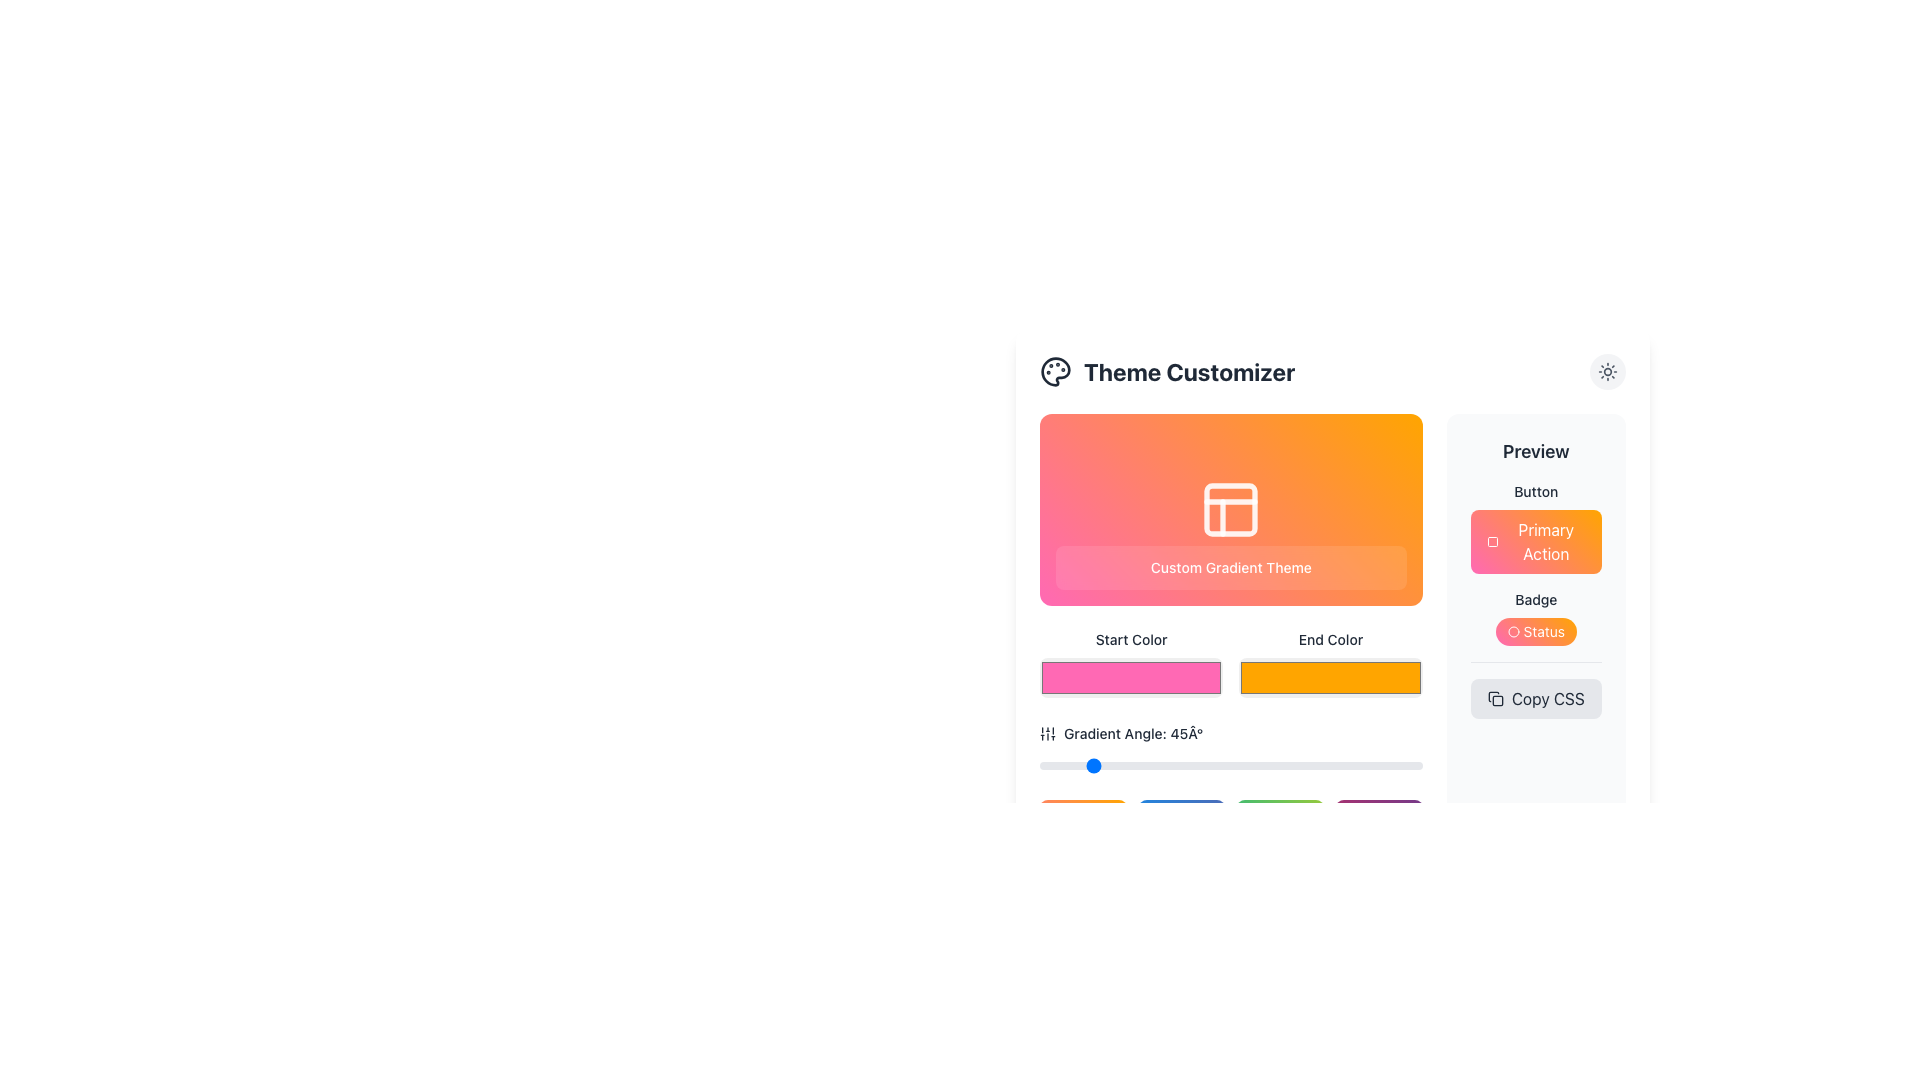 This screenshot has width=1920, height=1080. What do you see at coordinates (1230, 765) in the screenshot?
I see `the slider input for adjusting the gradient angle, which is located below the label 'Gradient Angle: 45°' and the corresponding icon` at bounding box center [1230, 765].